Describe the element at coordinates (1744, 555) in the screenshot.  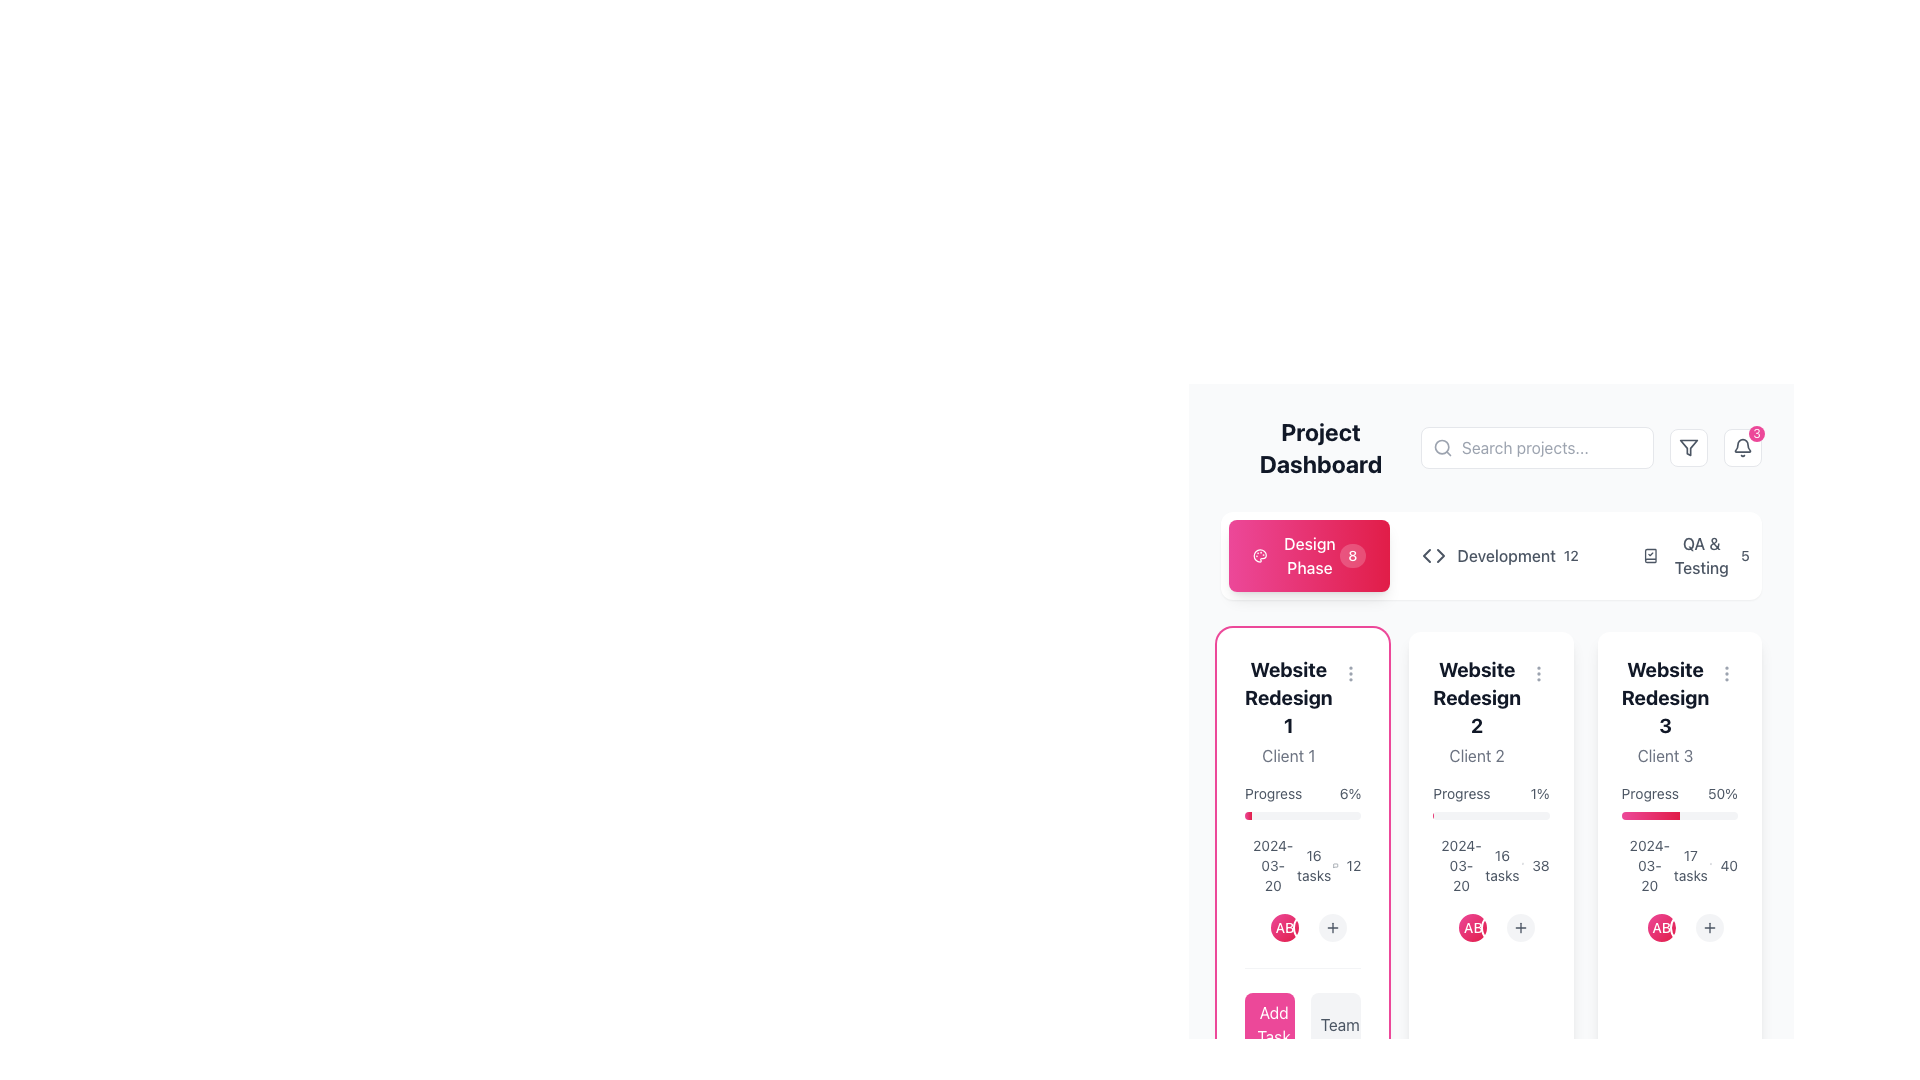
I see `displayed text from the badge showing the number '5', which is located adjacent to the 'QA & Testing' label and styled with white text on a semi-transparent background` at that location.